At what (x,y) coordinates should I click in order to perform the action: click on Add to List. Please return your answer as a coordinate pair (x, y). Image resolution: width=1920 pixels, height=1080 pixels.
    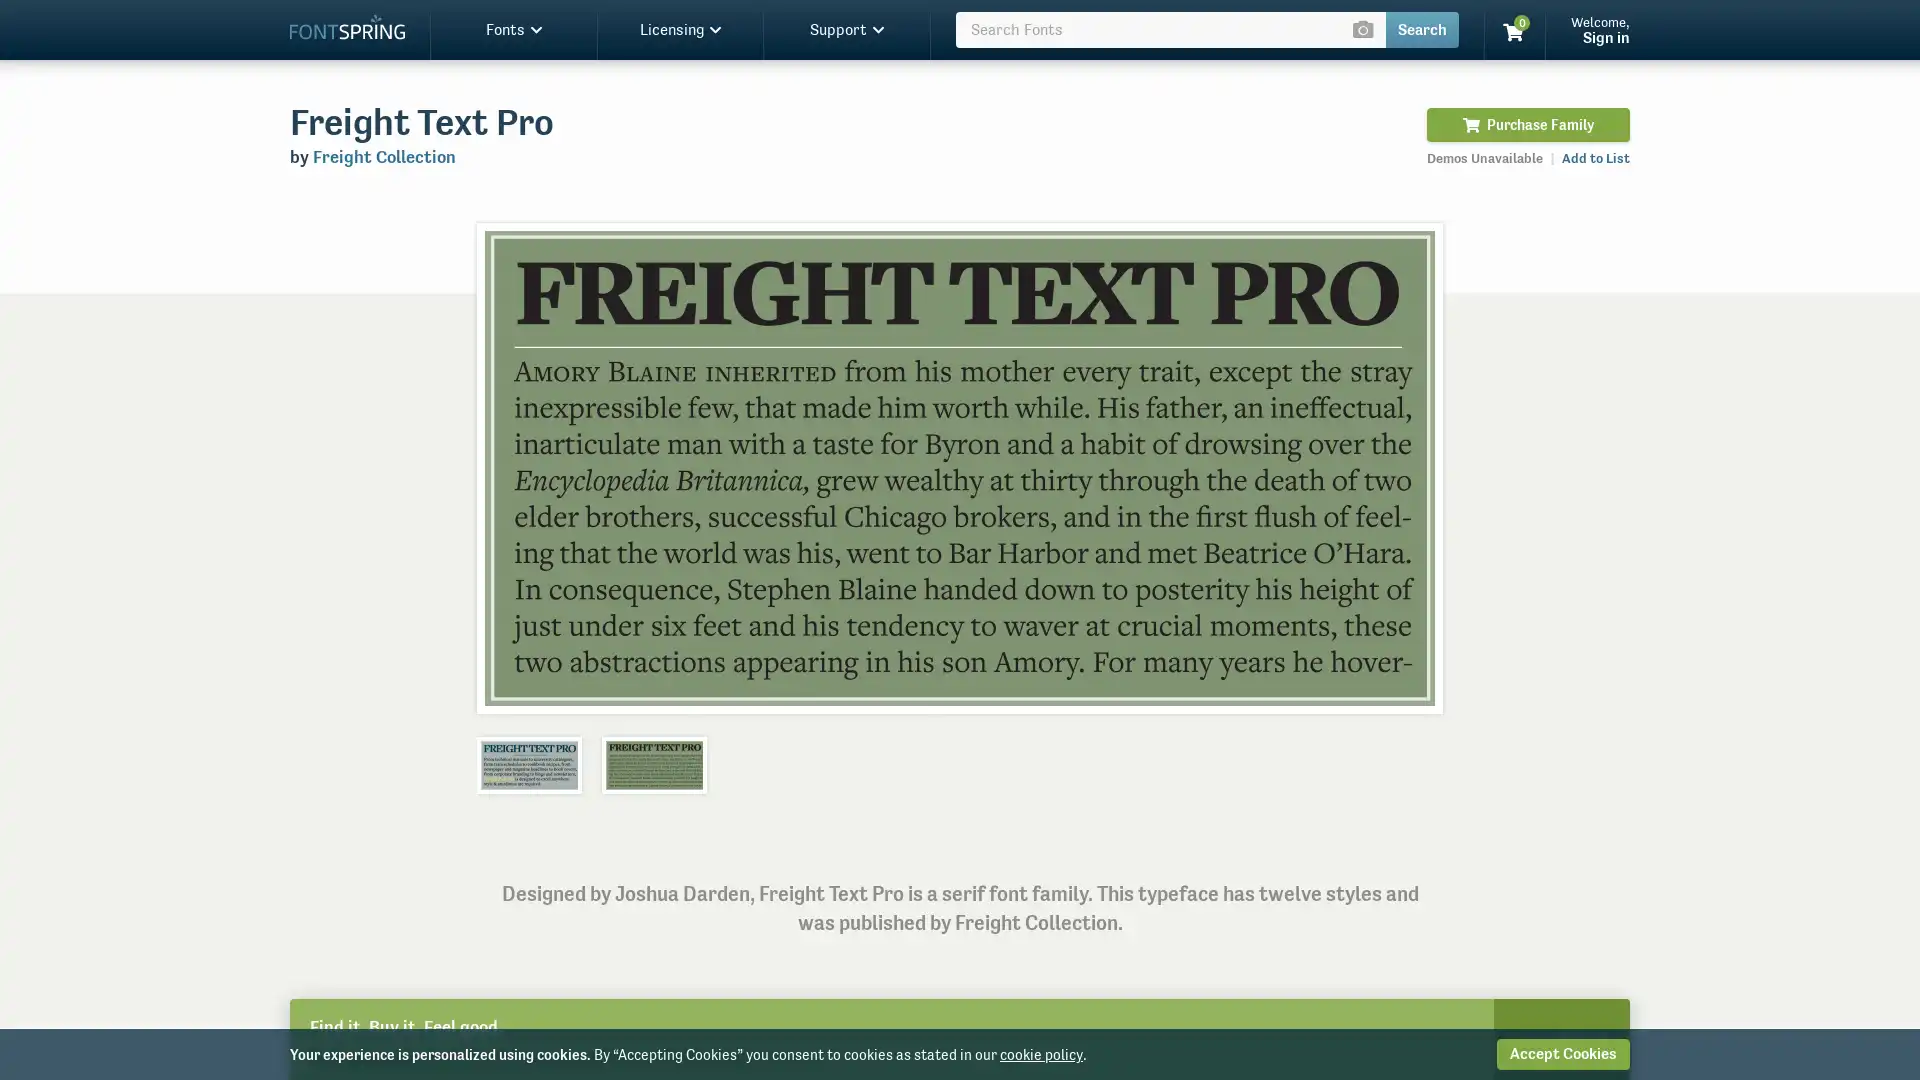
    Looking at the image, I should click on (1595, 157).